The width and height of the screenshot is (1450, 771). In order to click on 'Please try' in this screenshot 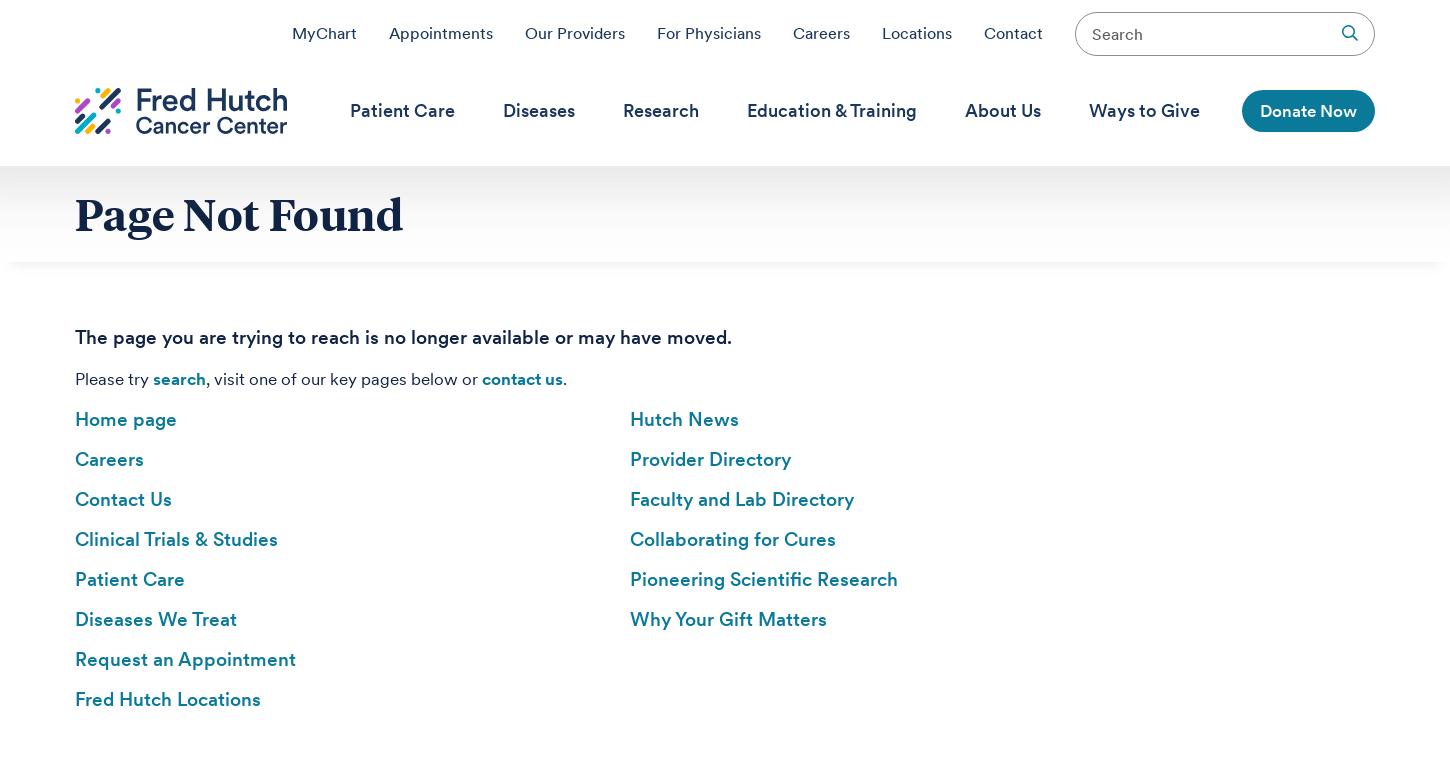, I will do `click(74, 379)`.